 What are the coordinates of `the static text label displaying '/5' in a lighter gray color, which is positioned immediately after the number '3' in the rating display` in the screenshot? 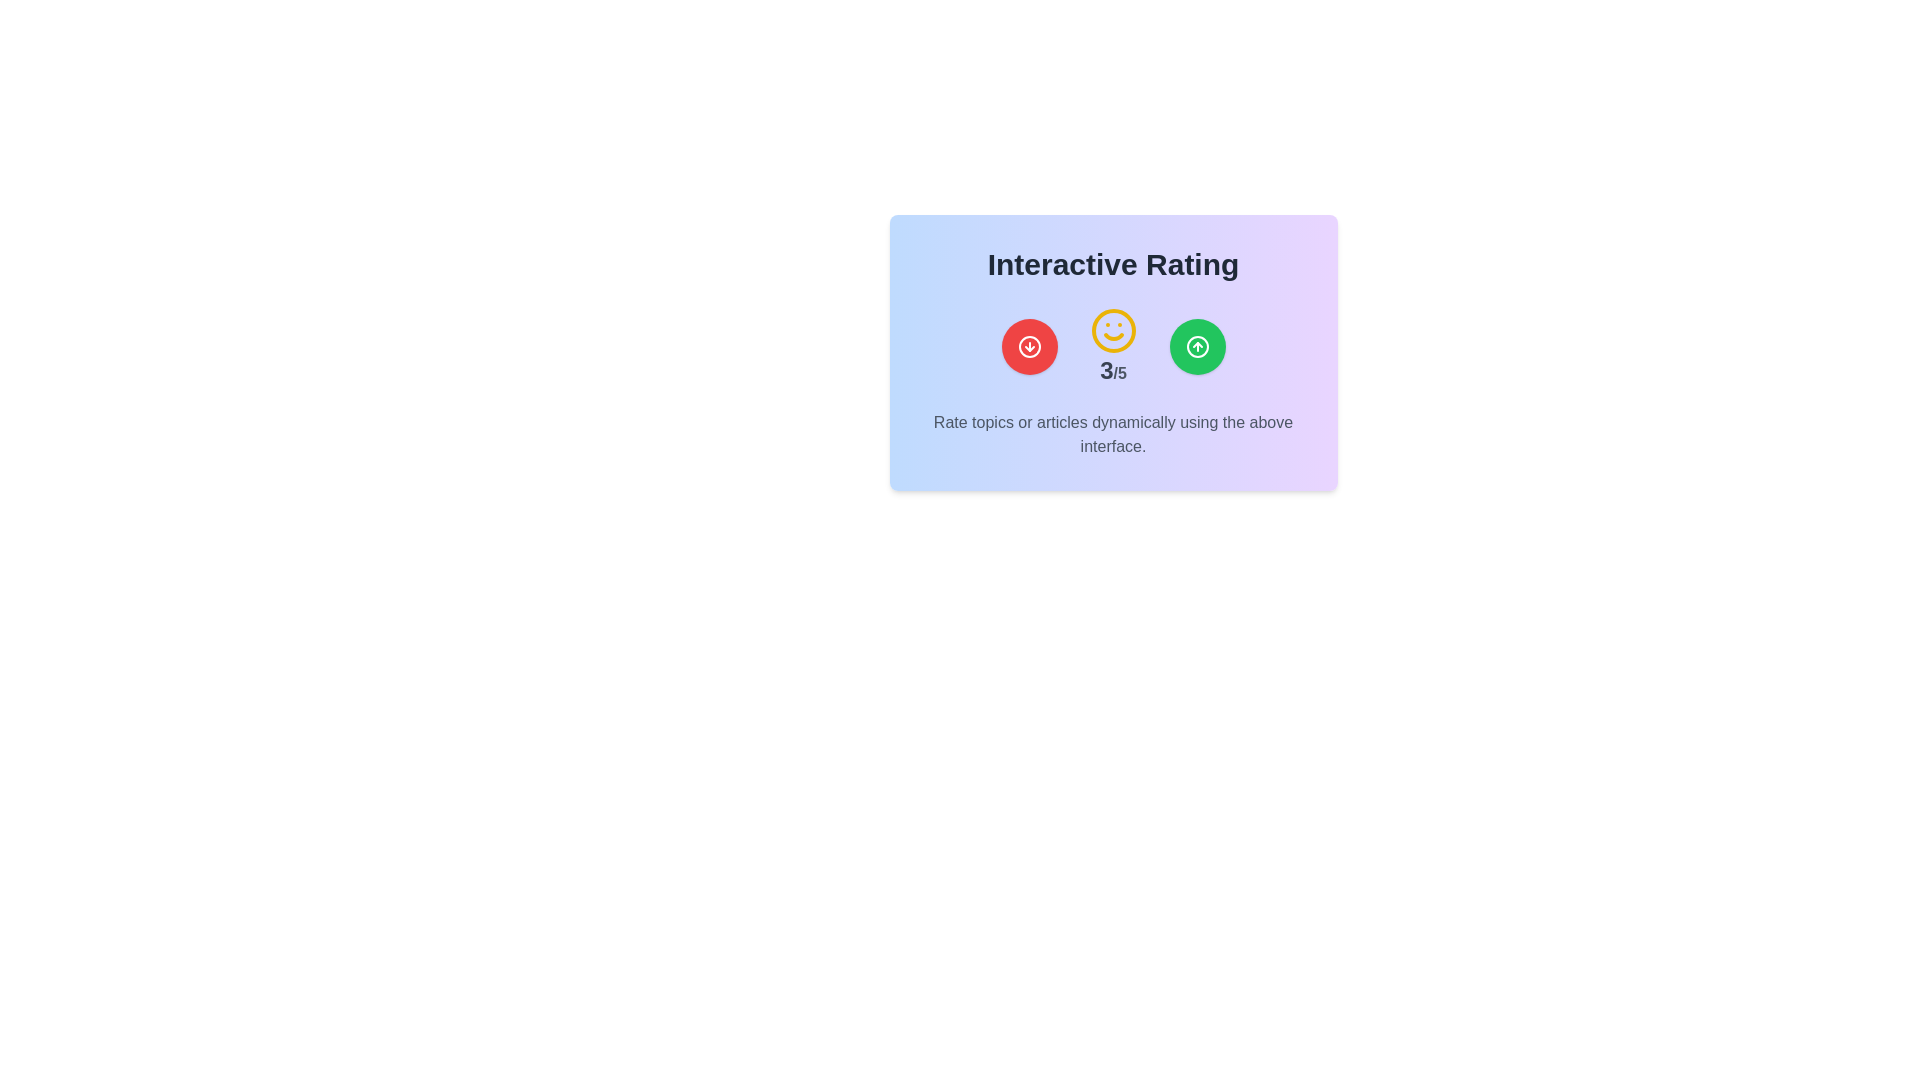 It's located at (1120, 373).